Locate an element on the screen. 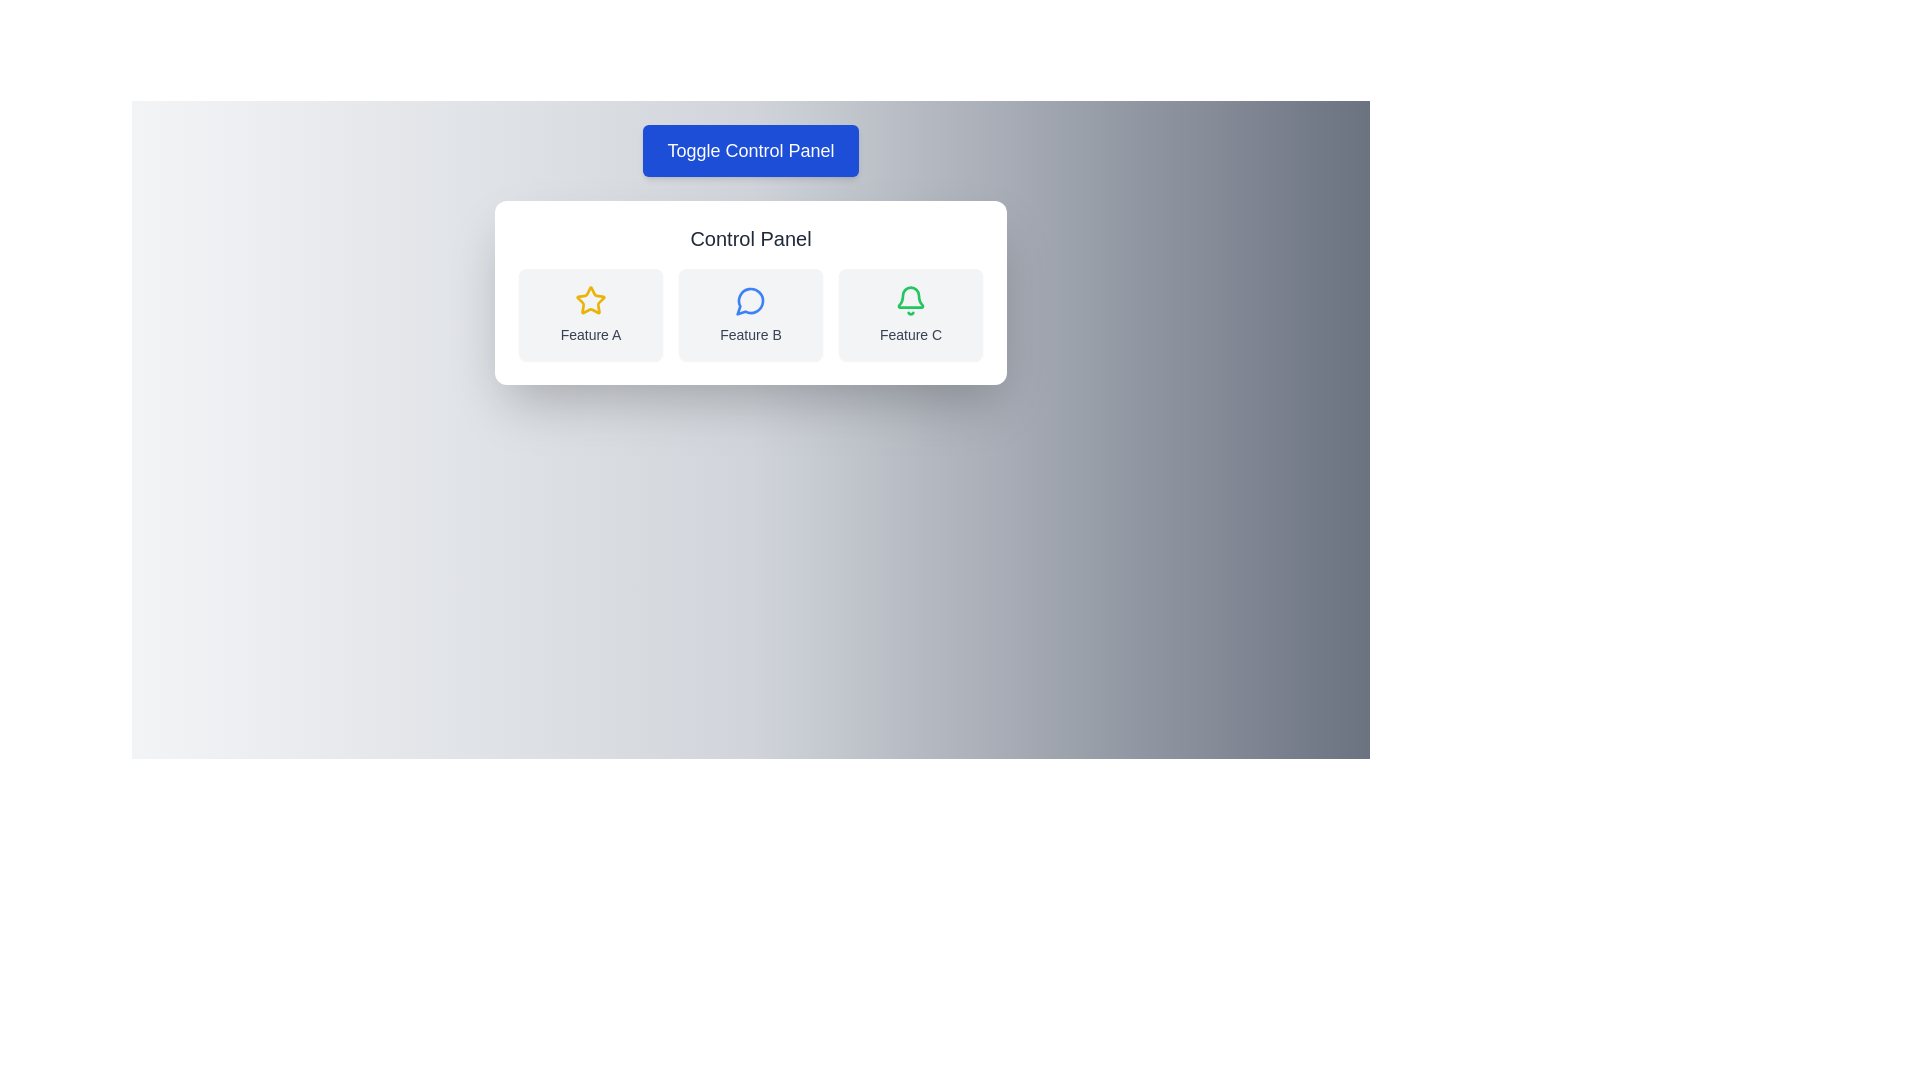 This screenshot has height=1080, width=1920. the interactive block labeled 'Feature B' that contains a speech bubble icon, located centrally within a row of three blocks in the 'Control Panel' card is located at coordinates (749, 315).